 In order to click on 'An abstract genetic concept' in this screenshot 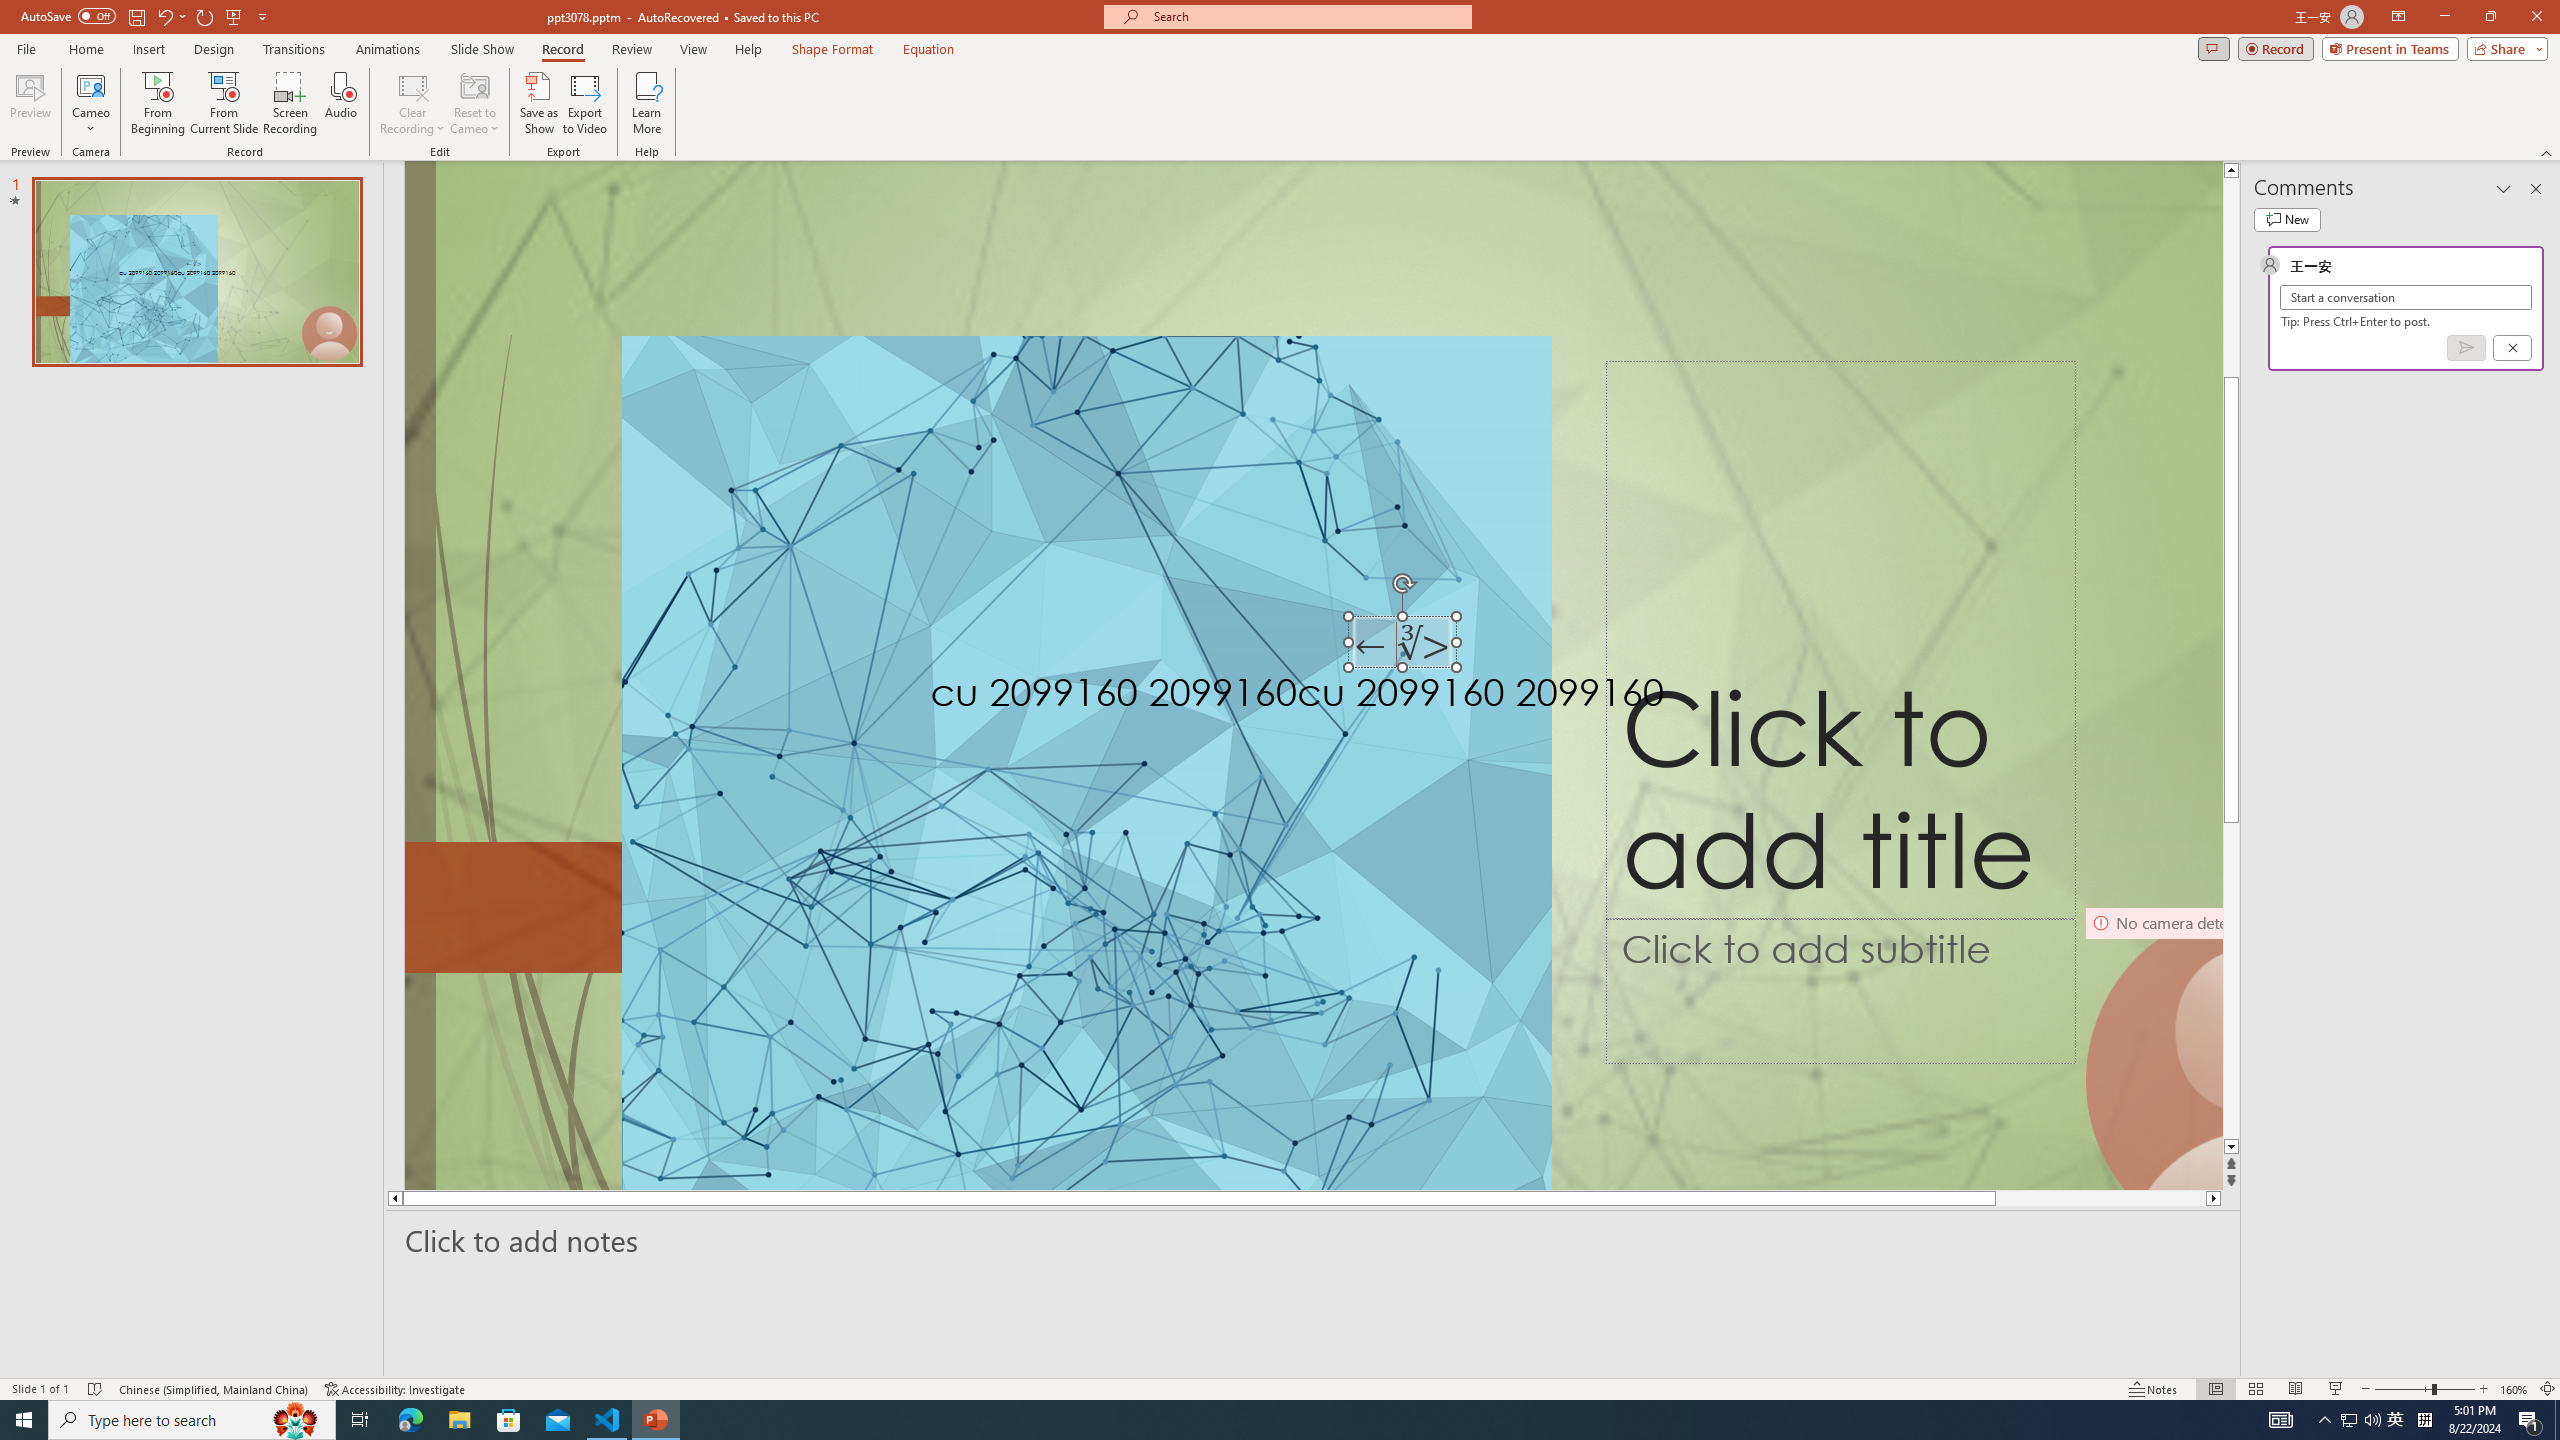, I will do `click(1312, 674)`.